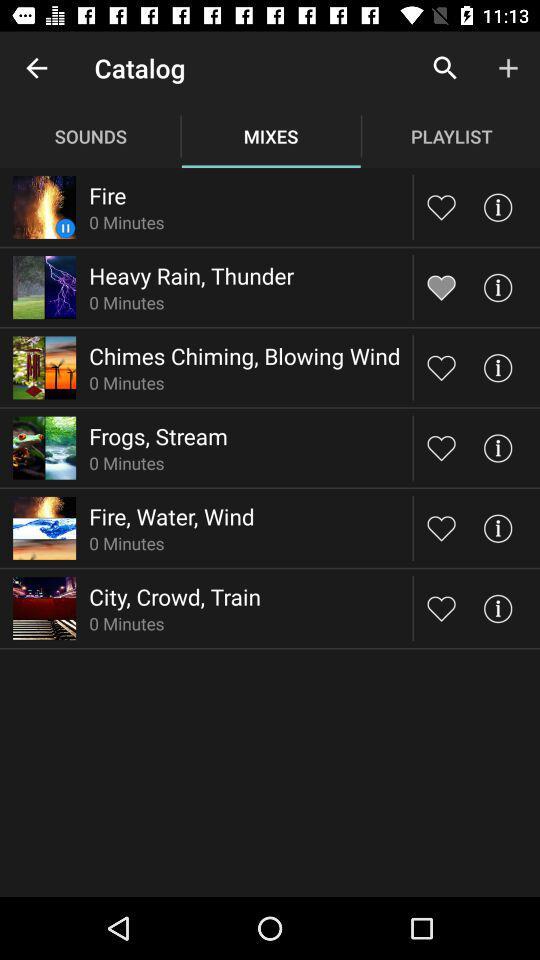 The height and width of the screenshot is (960, 540). What do you see at coordinates (496, 527) in the screenshot?
I see `tap for information` at bounding box center [496, 527].